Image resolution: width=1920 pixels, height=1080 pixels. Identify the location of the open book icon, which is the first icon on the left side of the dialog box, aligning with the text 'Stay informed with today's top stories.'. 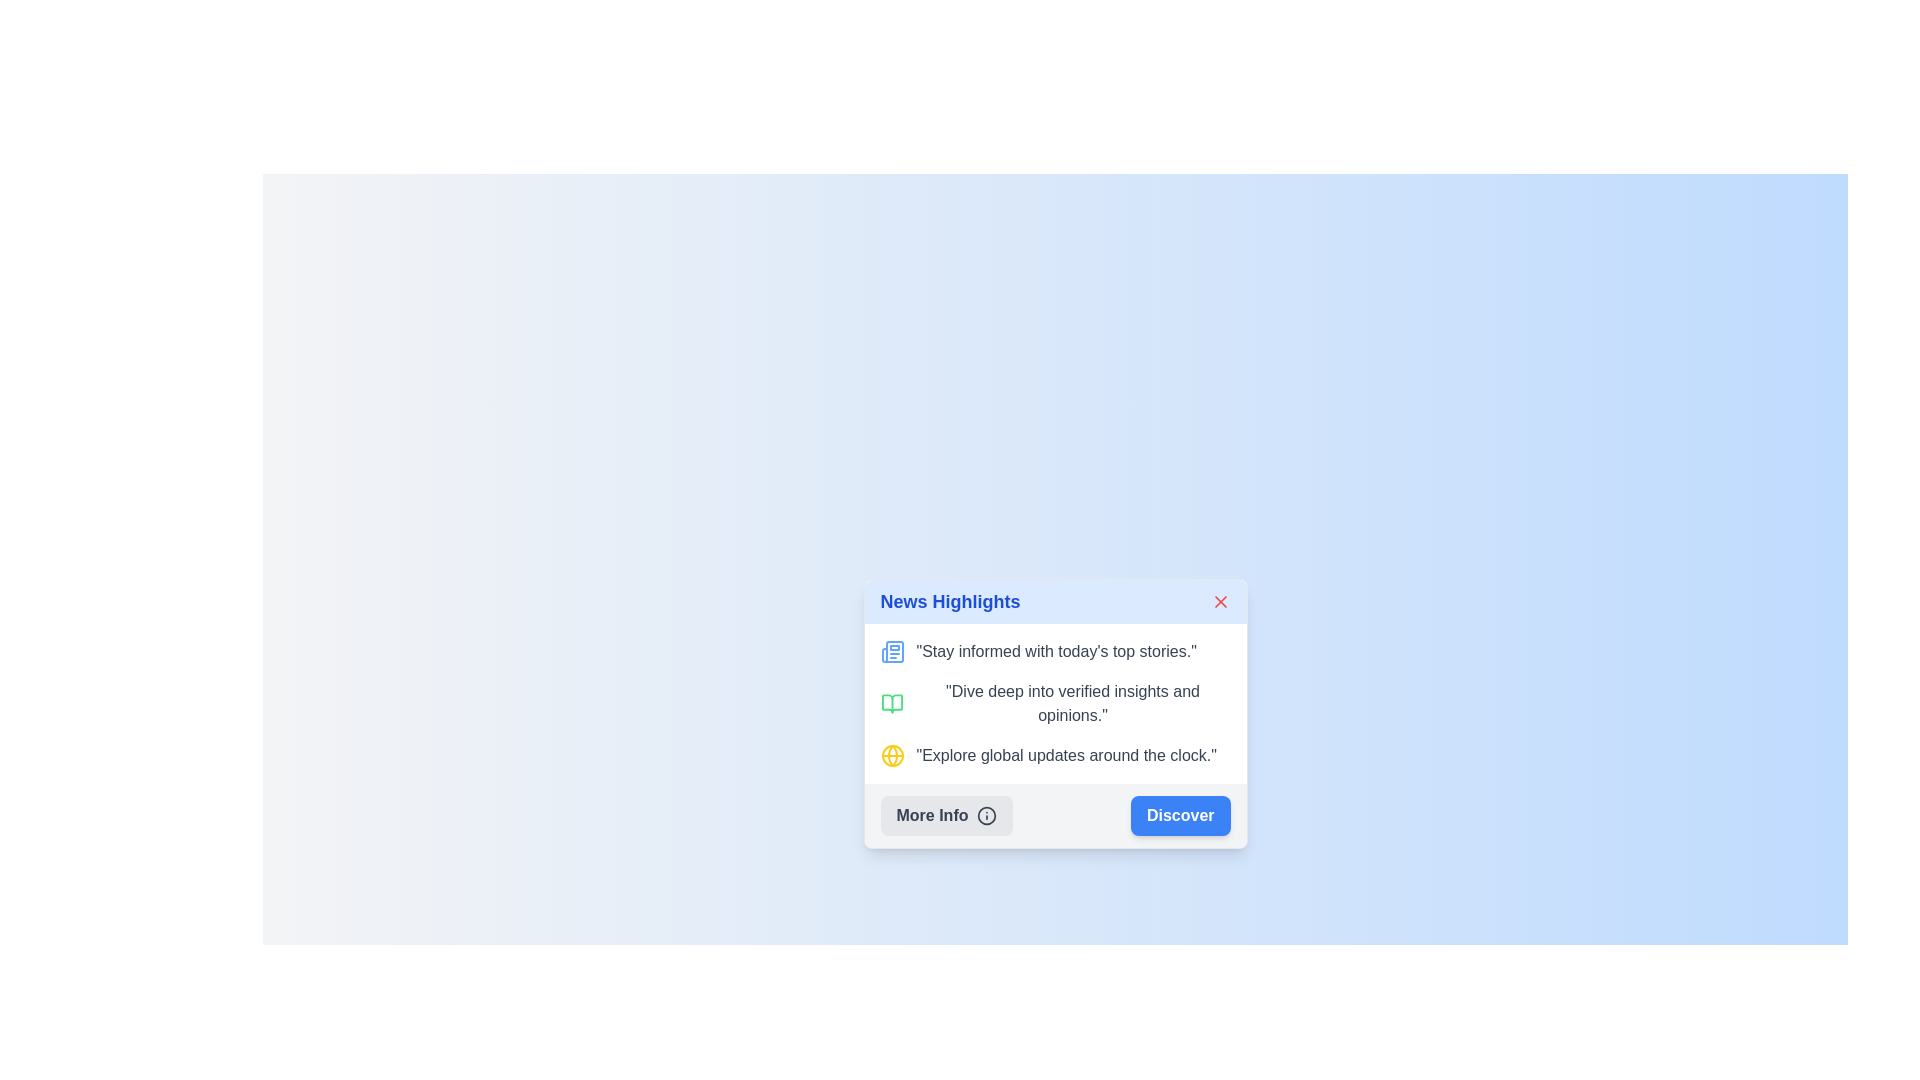
(891, 703).